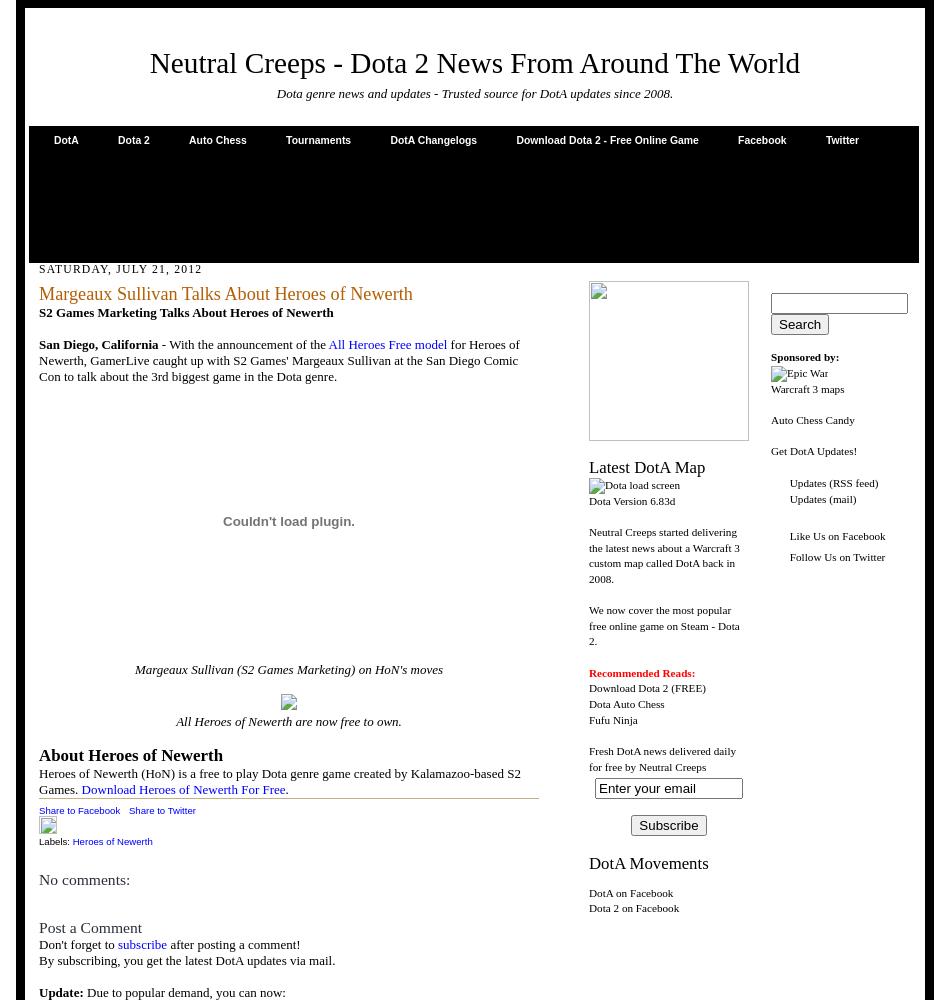 This screenshot has height=1000, width=950. What do you see at coordinates (39, 294) in the screenshot?
I see `'Margeaux Sullivan Talks About Heroes of Newerth'` at bounding box center [39, 294].